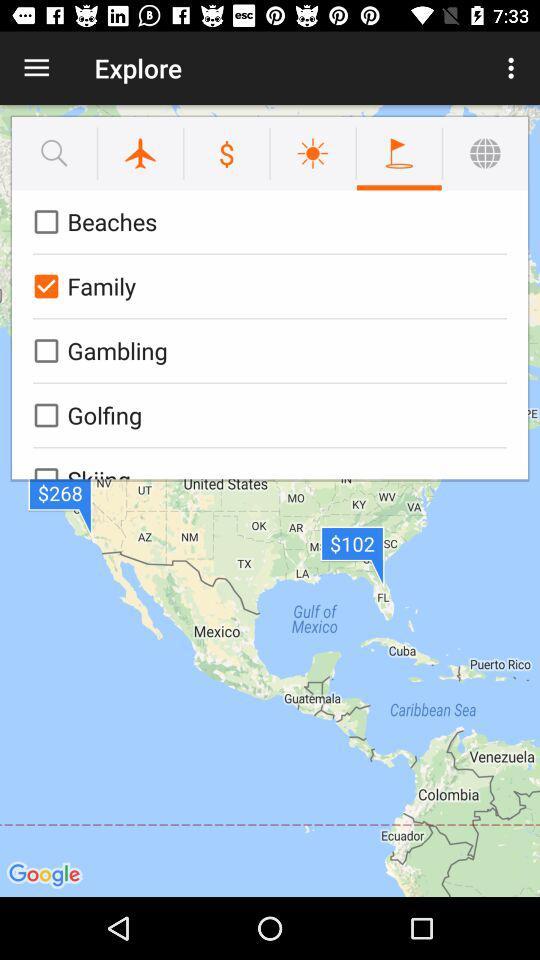 This screenshot has width=540, height=960. I want to click on the skiing icon, so click(266, 463).